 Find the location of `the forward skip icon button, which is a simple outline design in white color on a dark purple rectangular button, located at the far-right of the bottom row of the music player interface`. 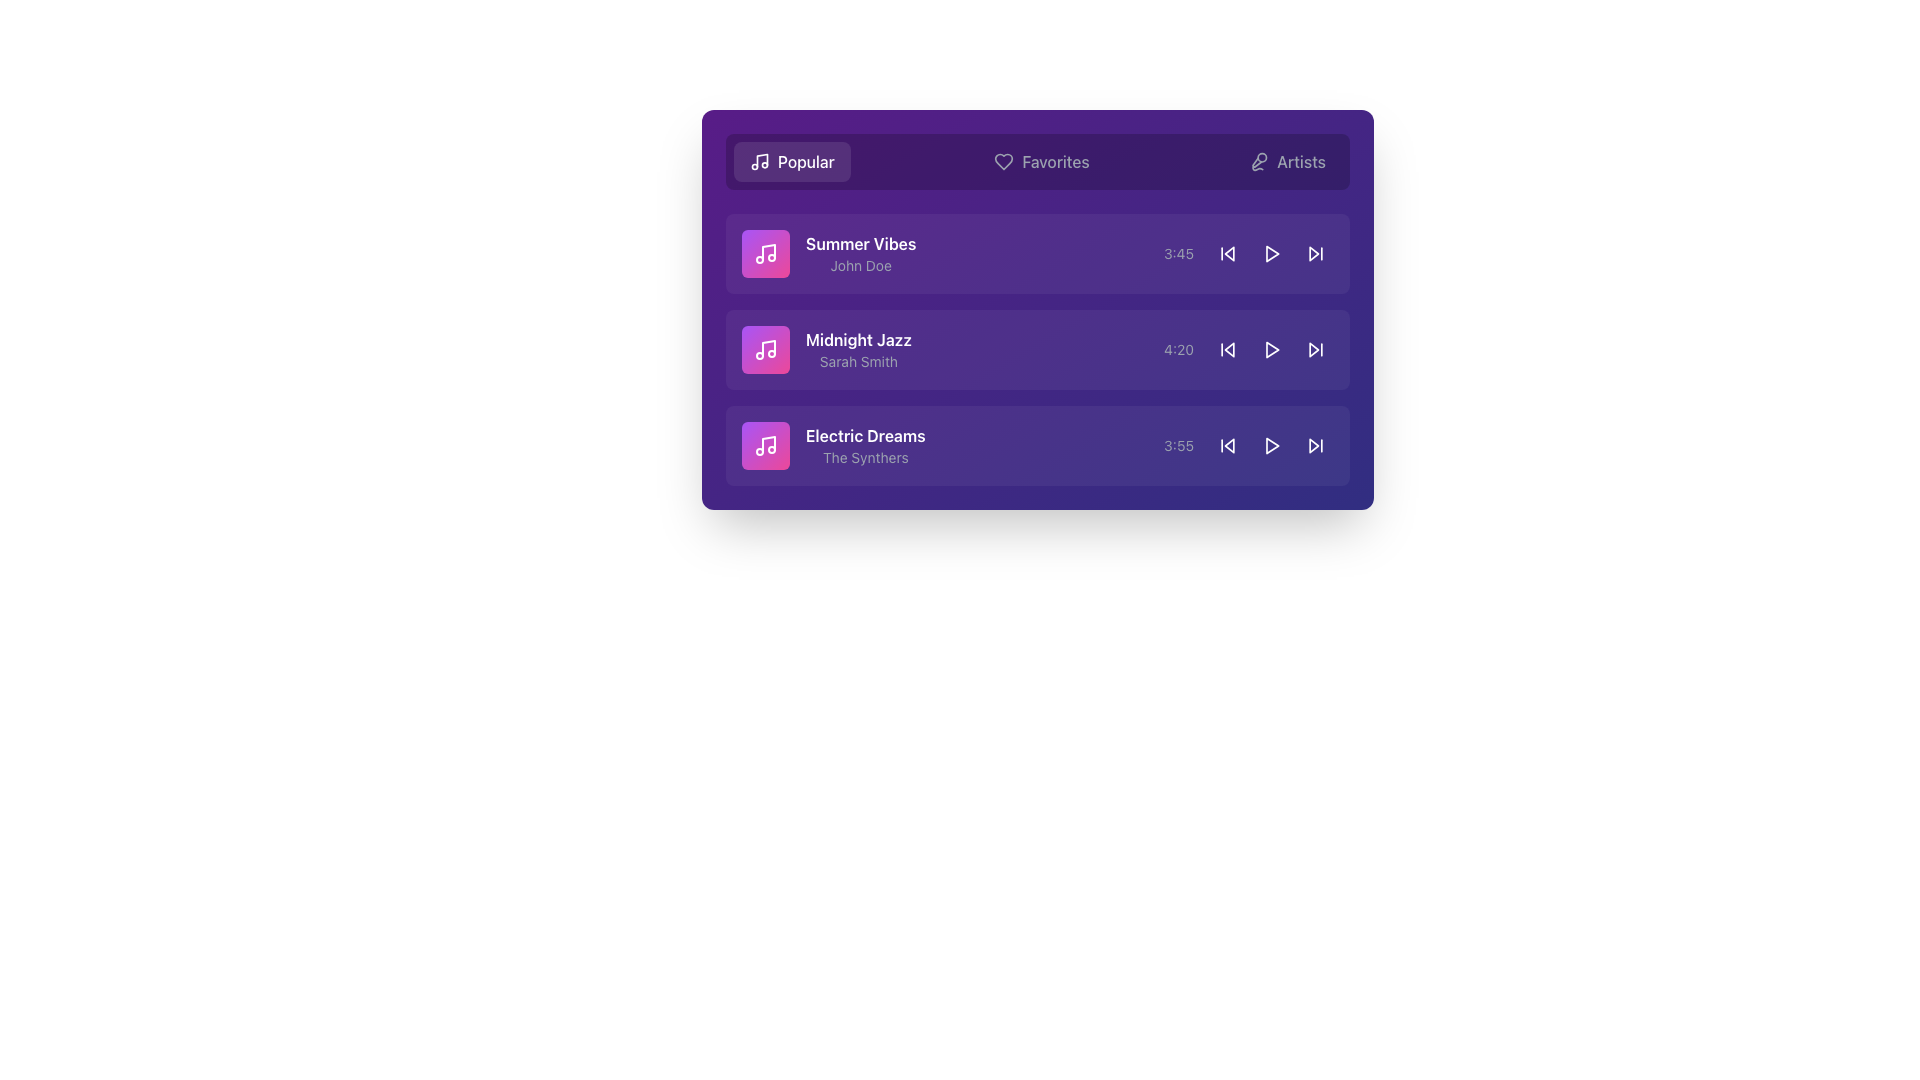

the forward skip icon button, which is a simple outline design in white color on a dark purple rectangular button, located at the far-right of the bottom row of the music player interface is located at coordinates (1315, 445).